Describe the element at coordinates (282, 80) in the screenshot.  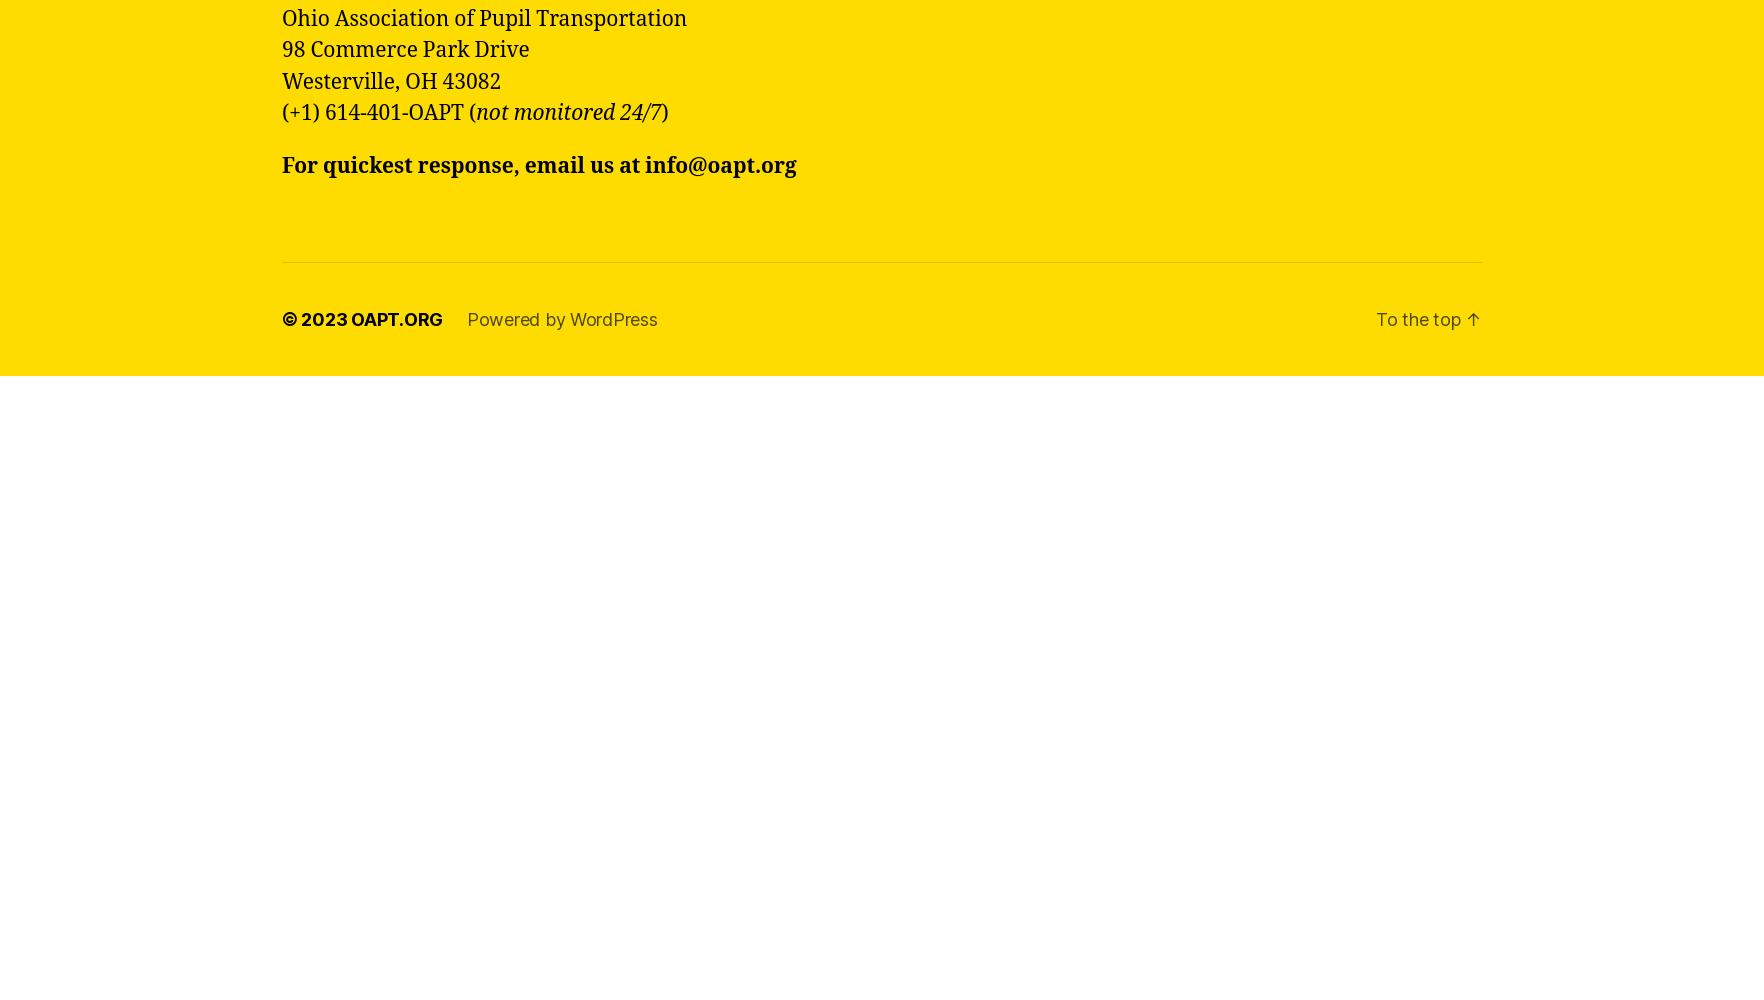
I see `'Westerville, OH 43082'` at that location.